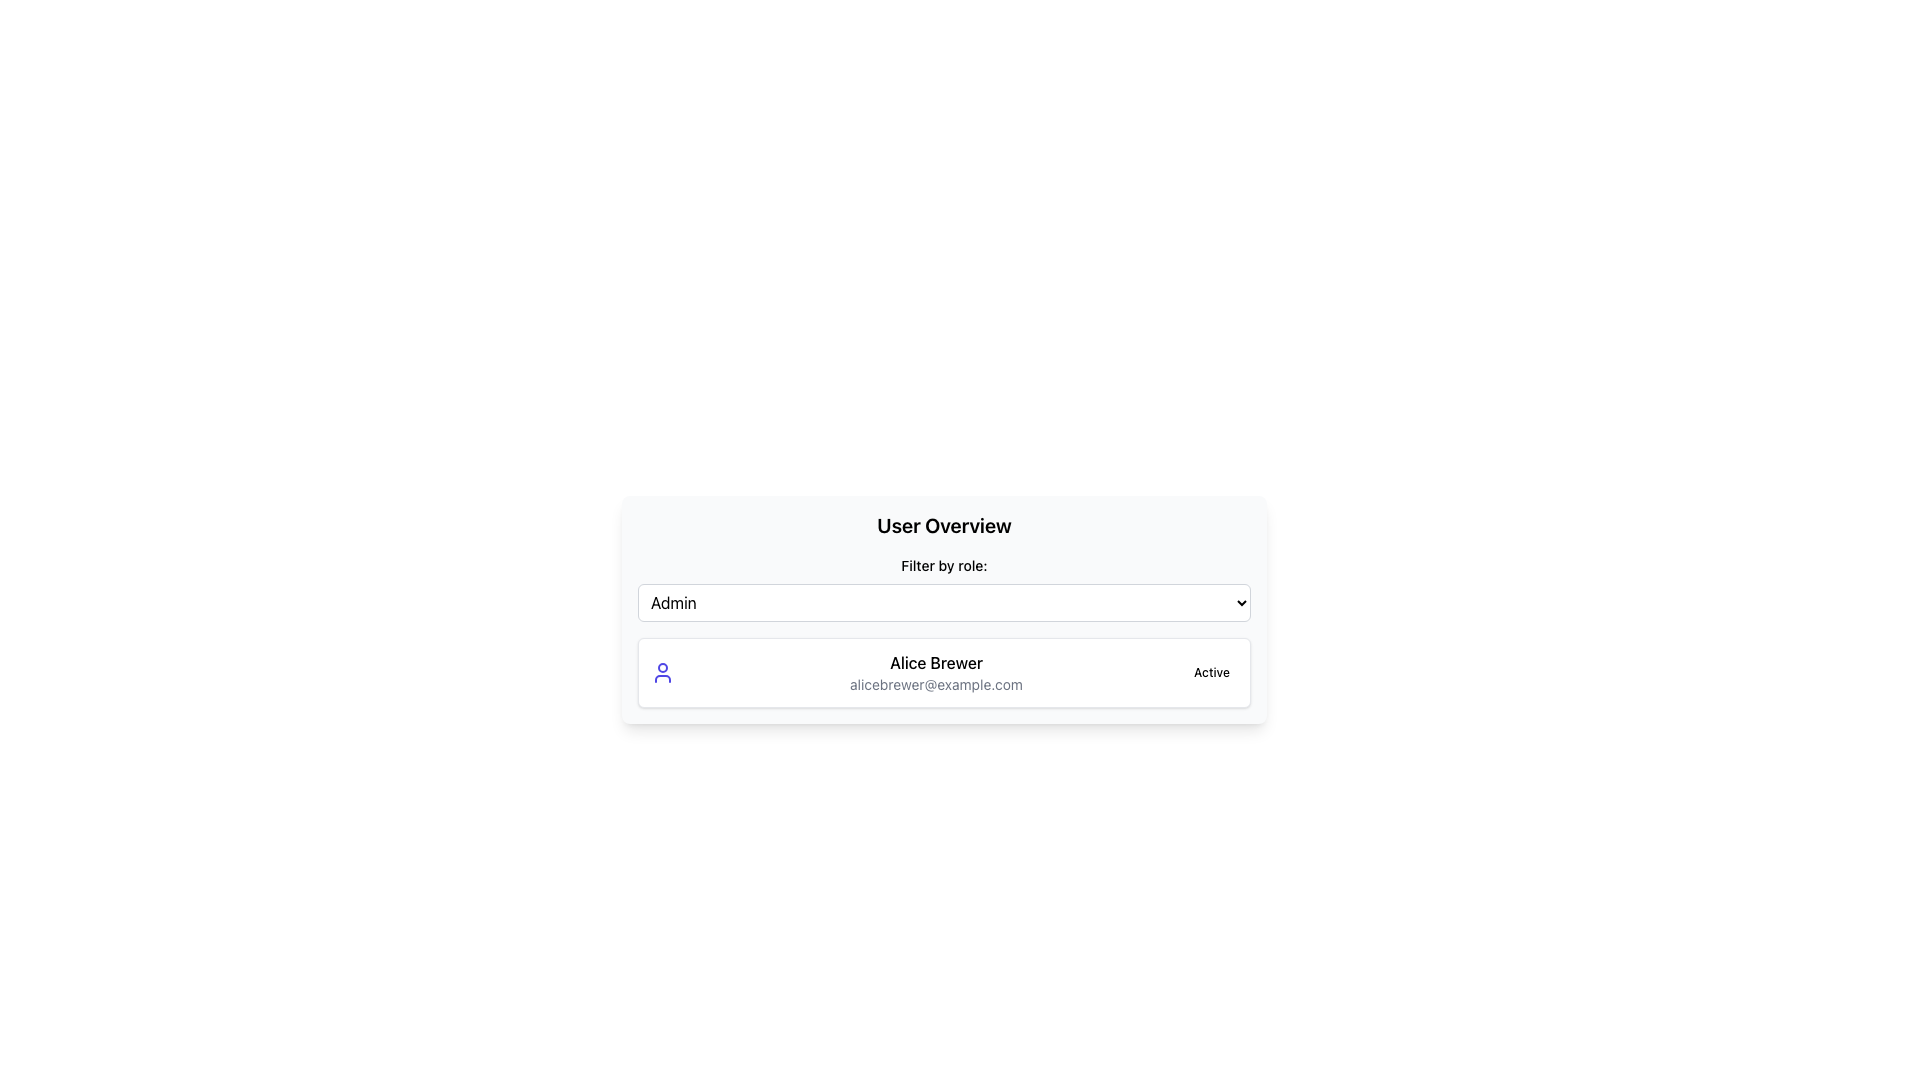 The width and height of the screenshot is (1920, 1080). Describe the element at coordinates (943, 672) in the screenshot. I see `the email section of the Profile Card to copy the email address displayed, which is centrally aligned within the card` at that location.